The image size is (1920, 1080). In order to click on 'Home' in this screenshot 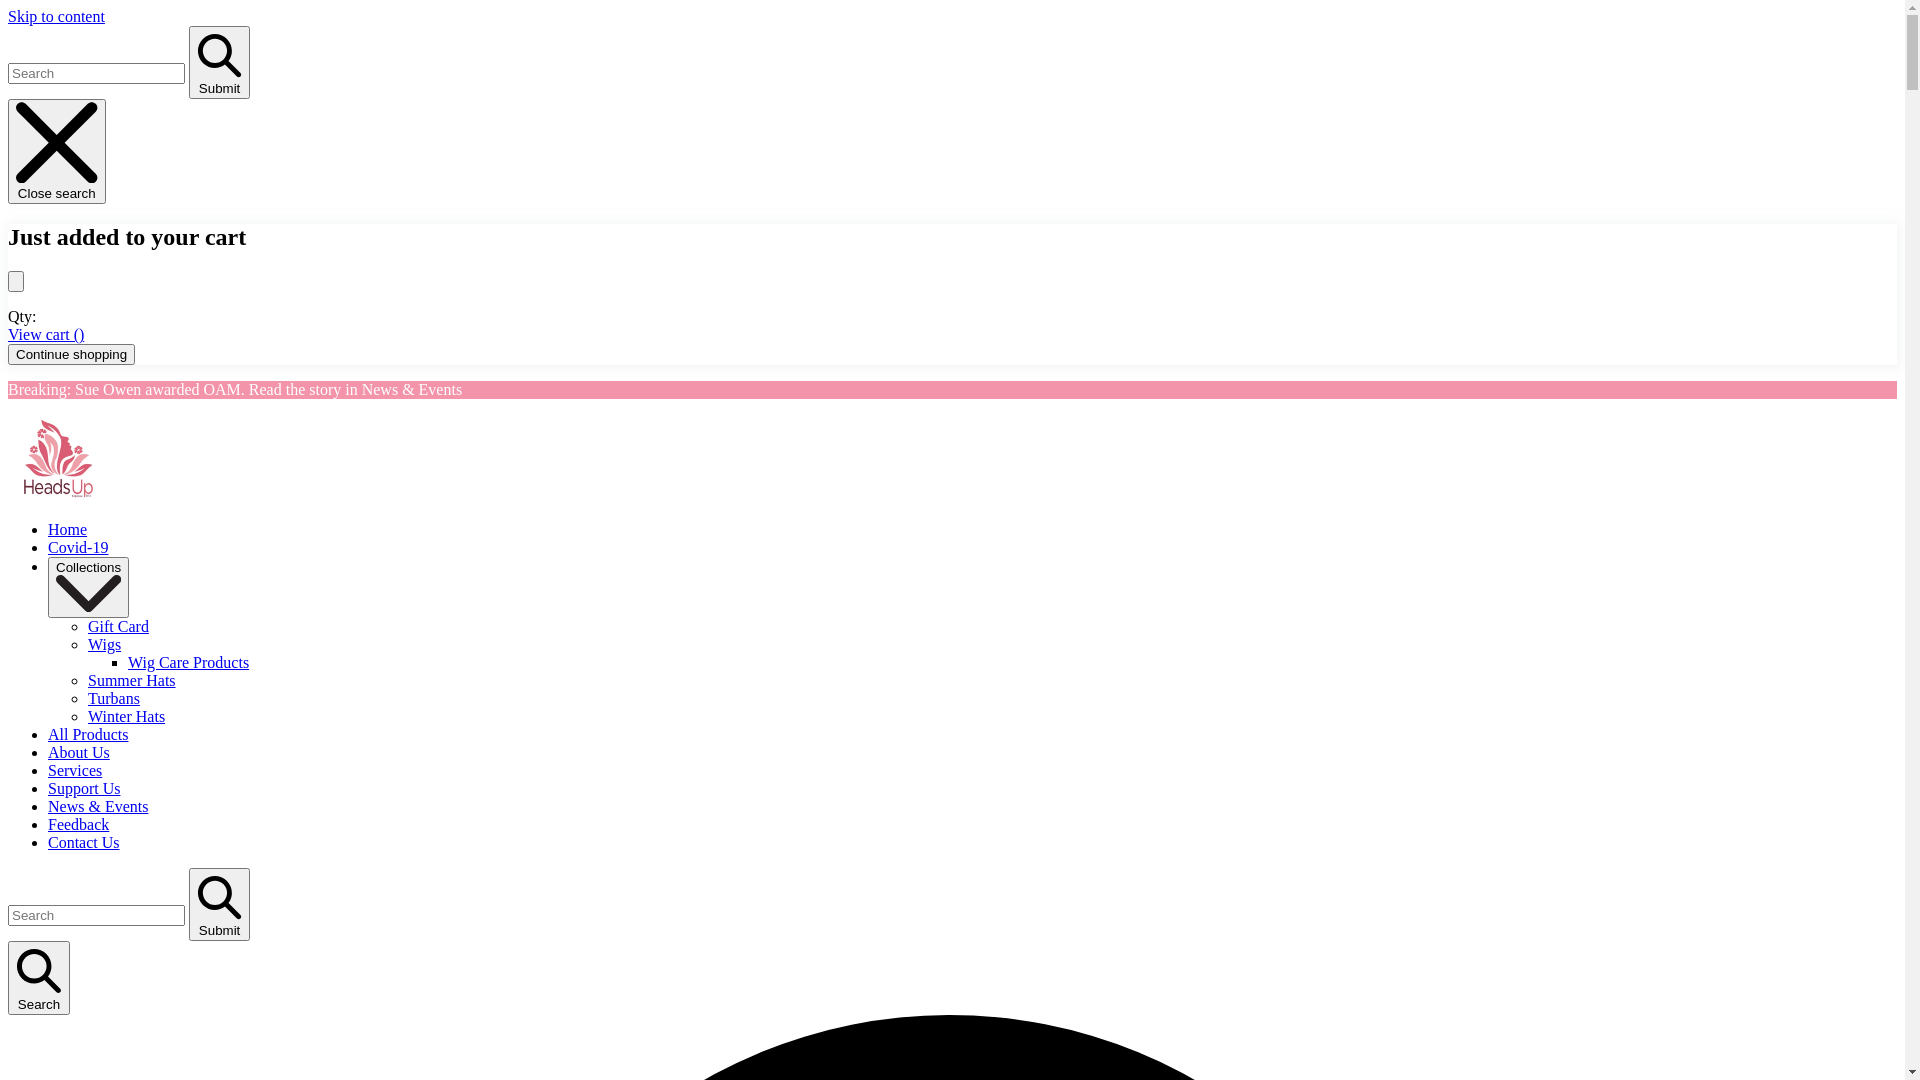, I will do `click(67, 528)`.